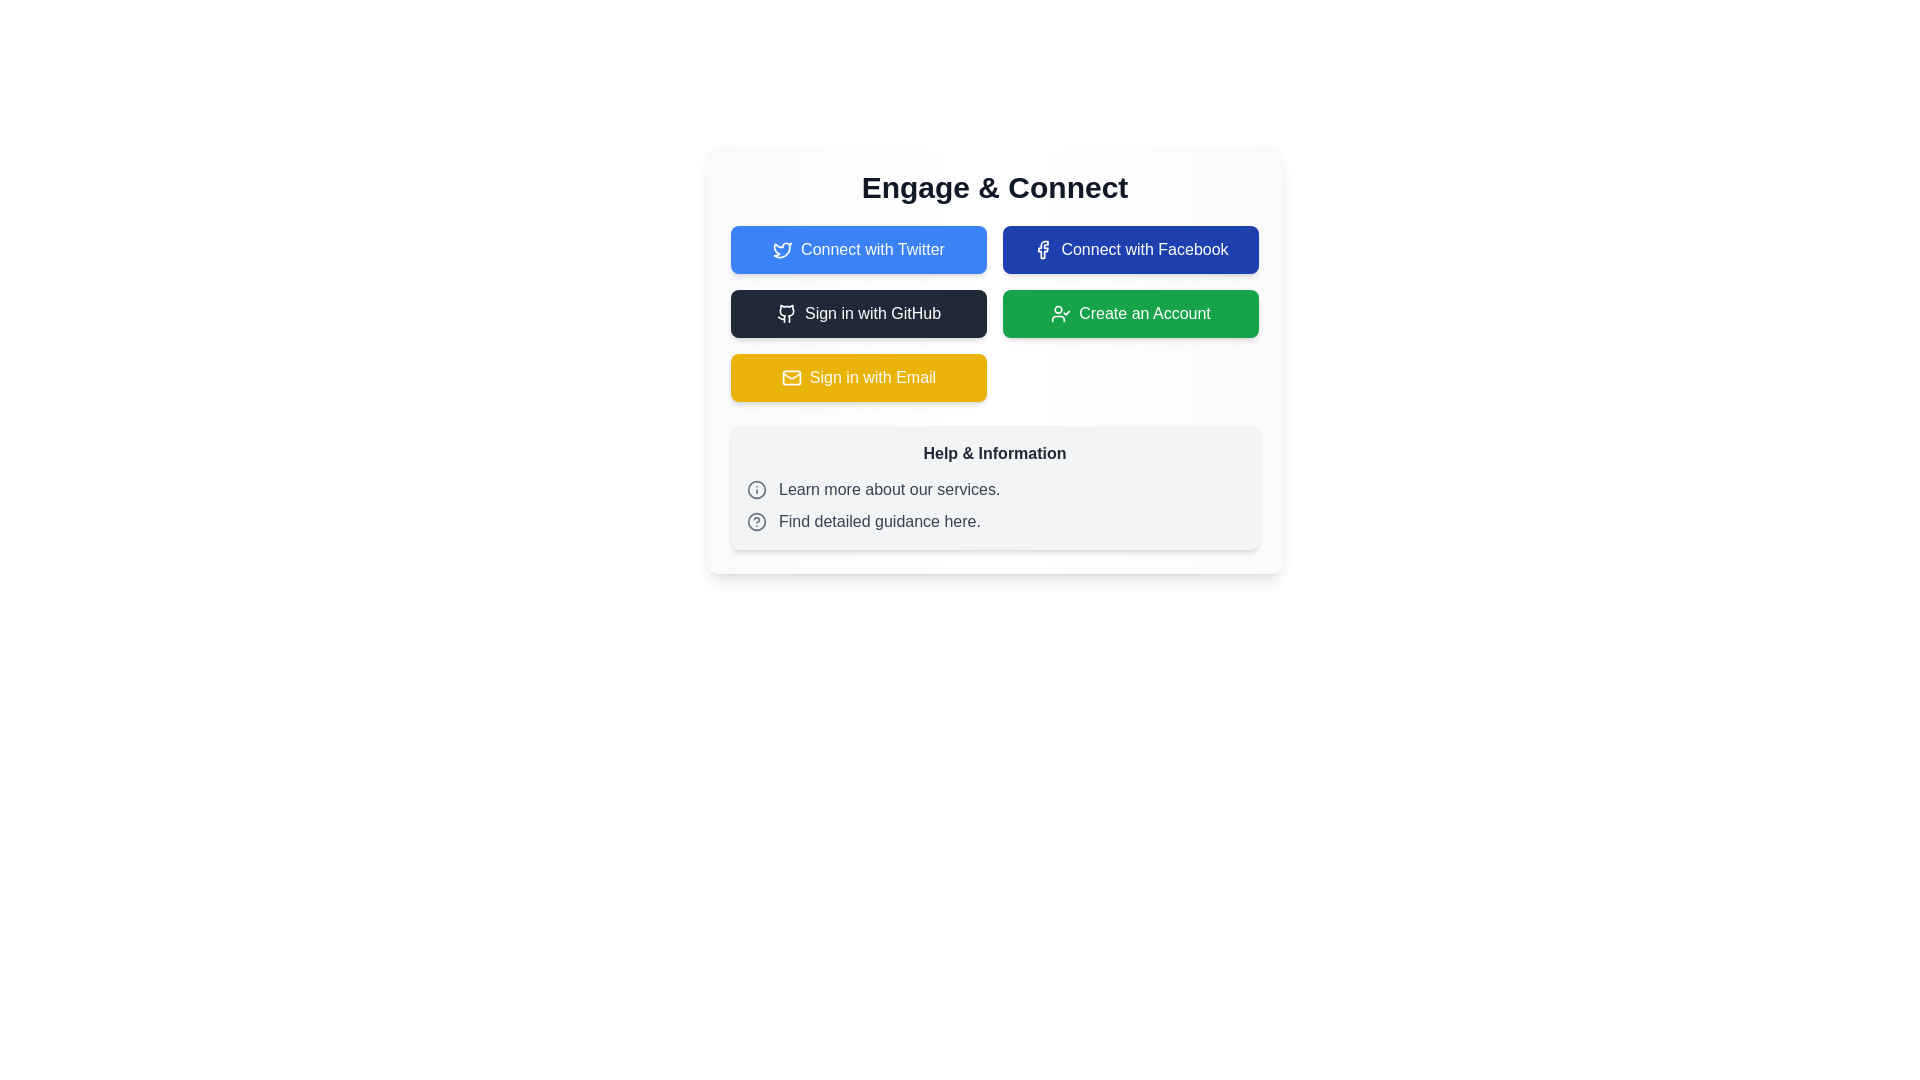 This screenshot has height=1080, width=1920. What do you see at coordinates (1131, 249) in the screenshot?
I see `the rectangular button with a deep blue background and white text saying 'Connect with Facebook' to connect with Facebook` at bounding box center [1131, 249].